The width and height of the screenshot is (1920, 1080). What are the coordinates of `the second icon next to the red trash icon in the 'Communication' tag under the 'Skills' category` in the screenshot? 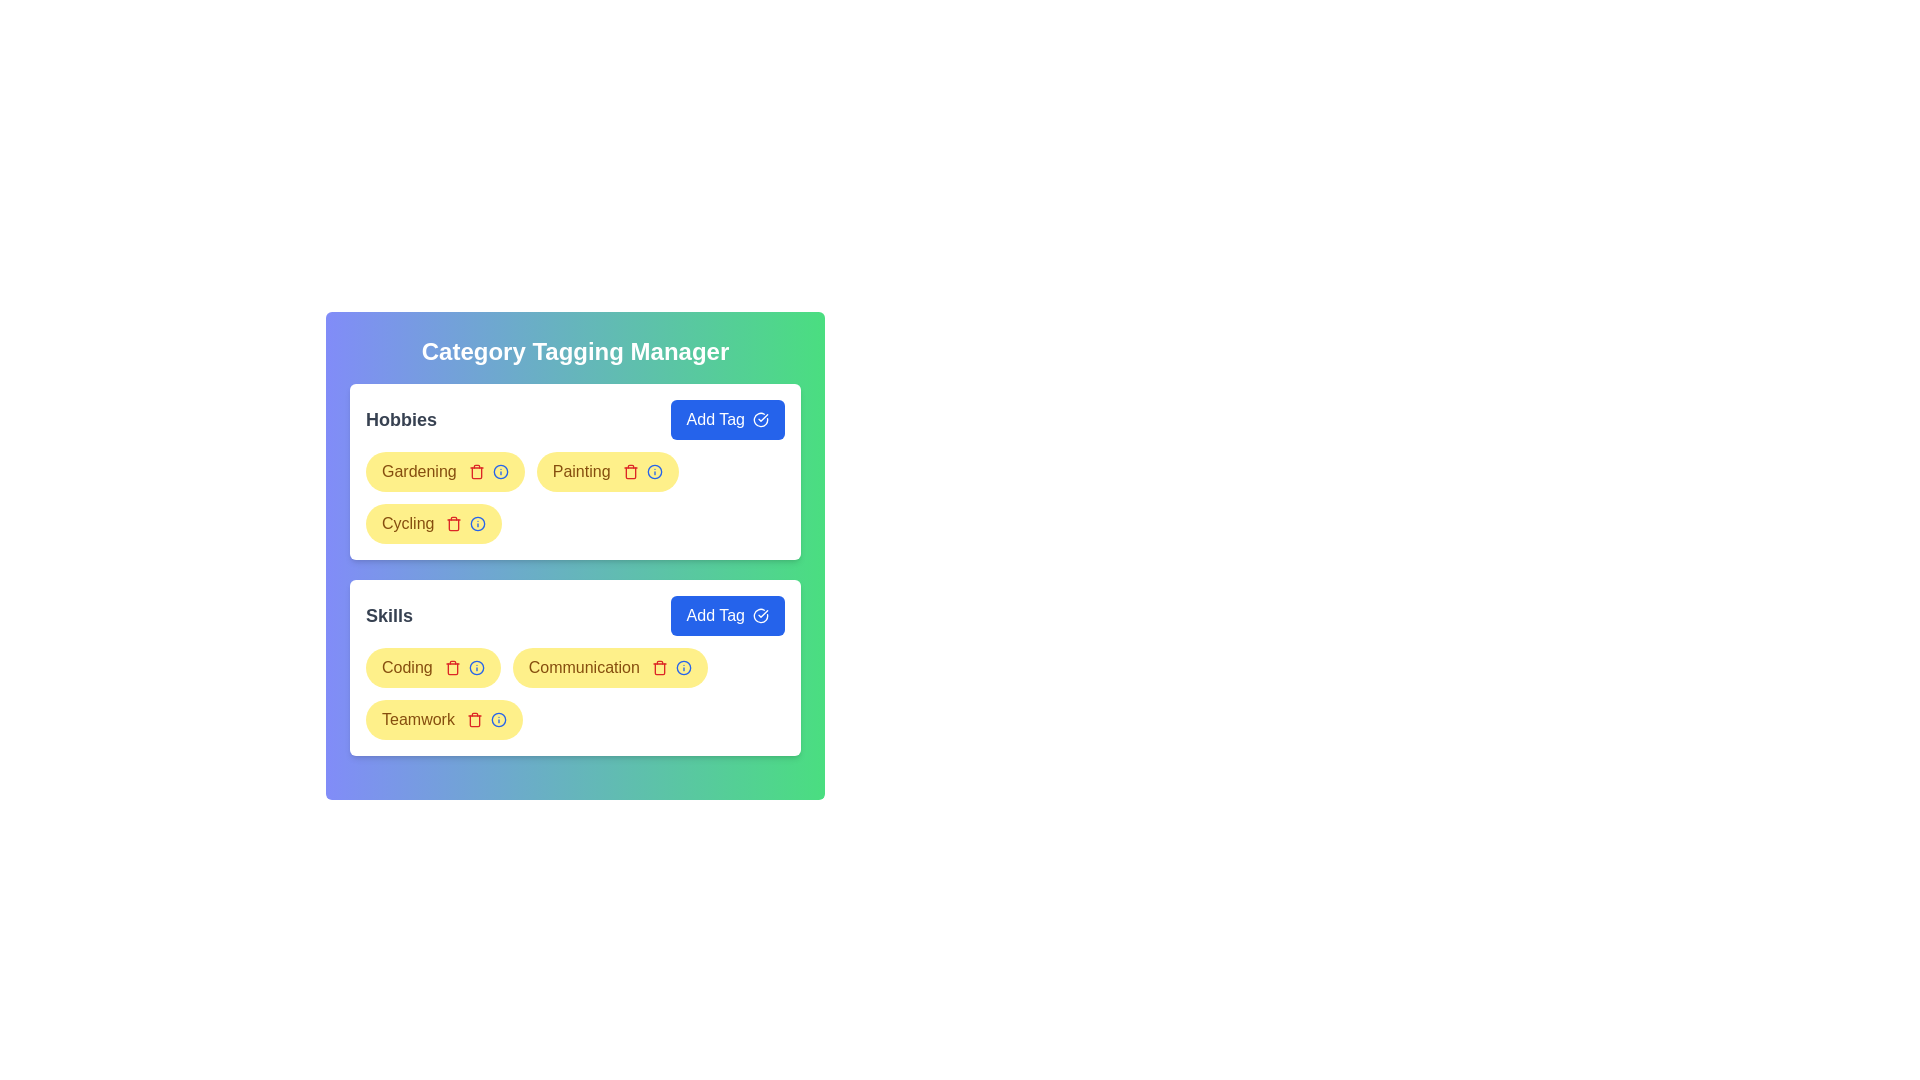 It's located at (683, 667).